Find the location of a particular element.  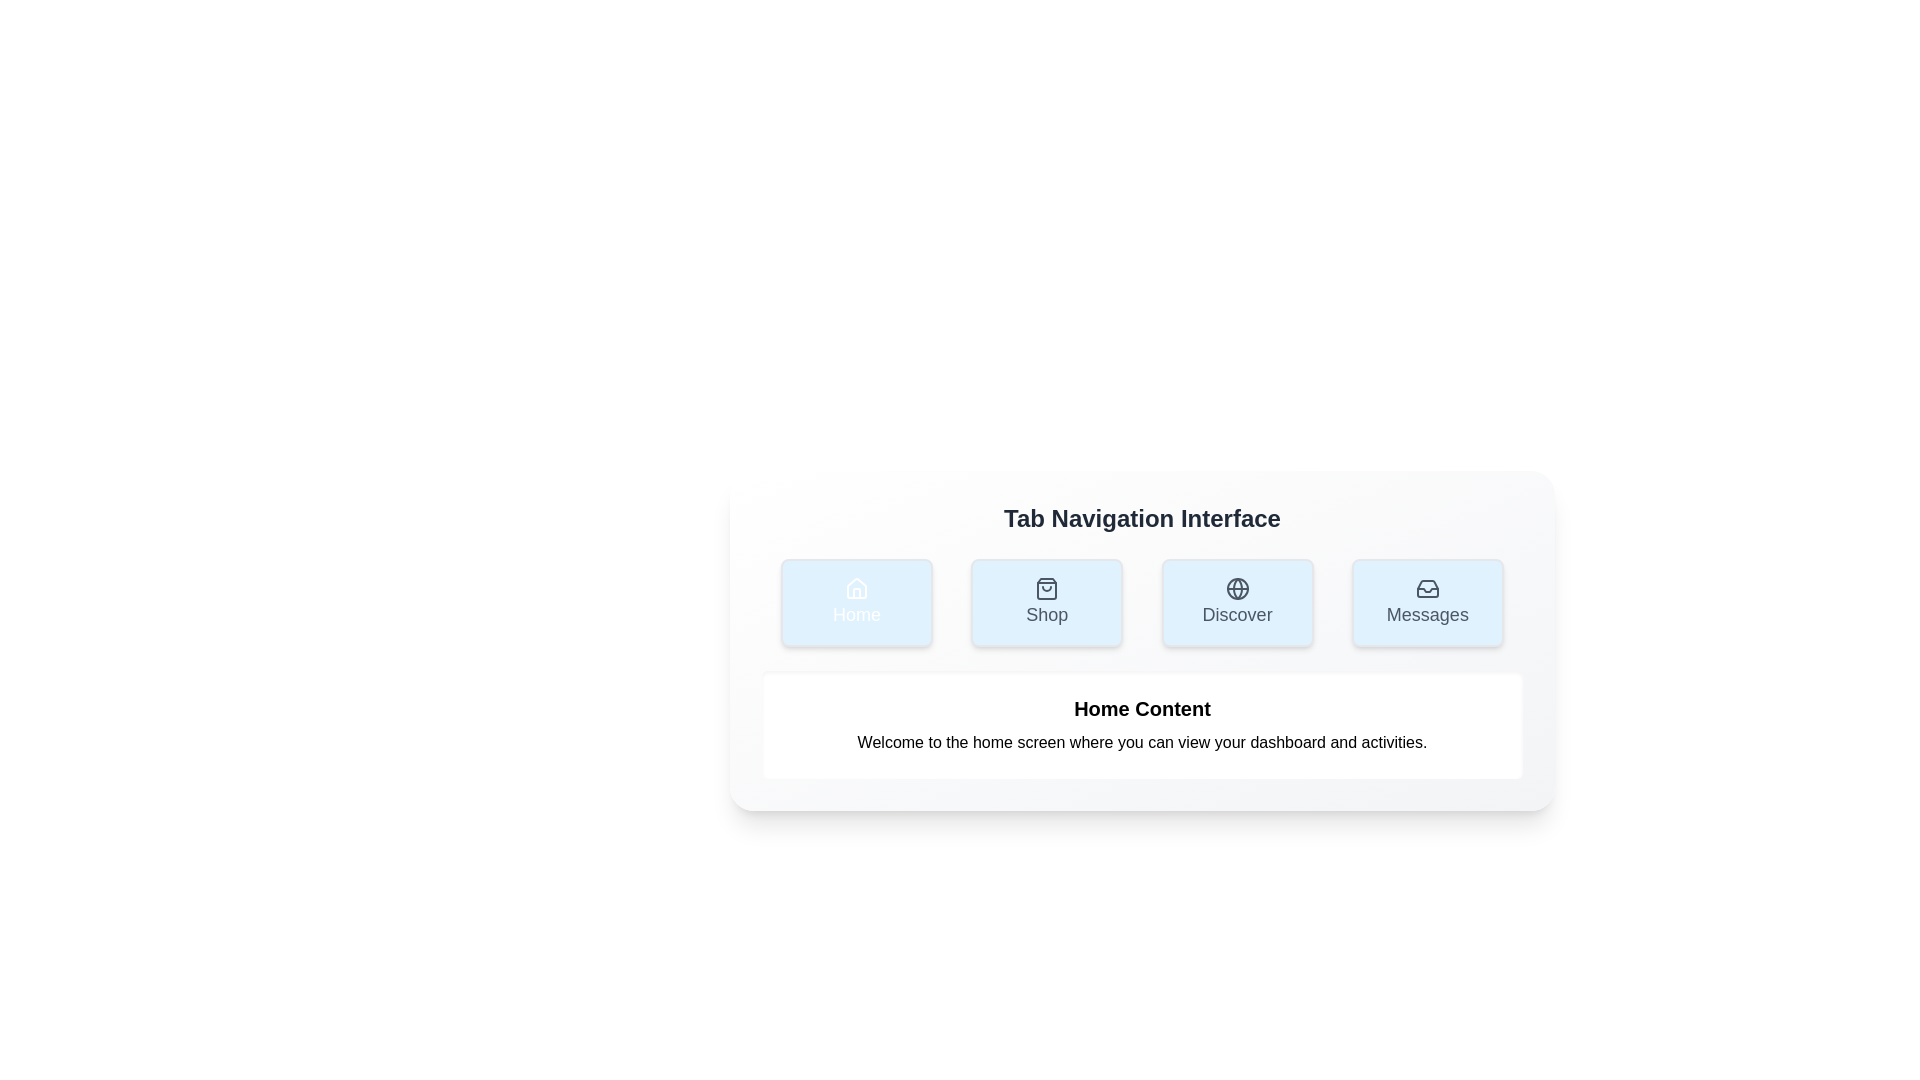

the 'Messages' icon in the tab navigation interface, which is located to the far right of the group of icons representing different sections is located at coordinates (1426, 588).